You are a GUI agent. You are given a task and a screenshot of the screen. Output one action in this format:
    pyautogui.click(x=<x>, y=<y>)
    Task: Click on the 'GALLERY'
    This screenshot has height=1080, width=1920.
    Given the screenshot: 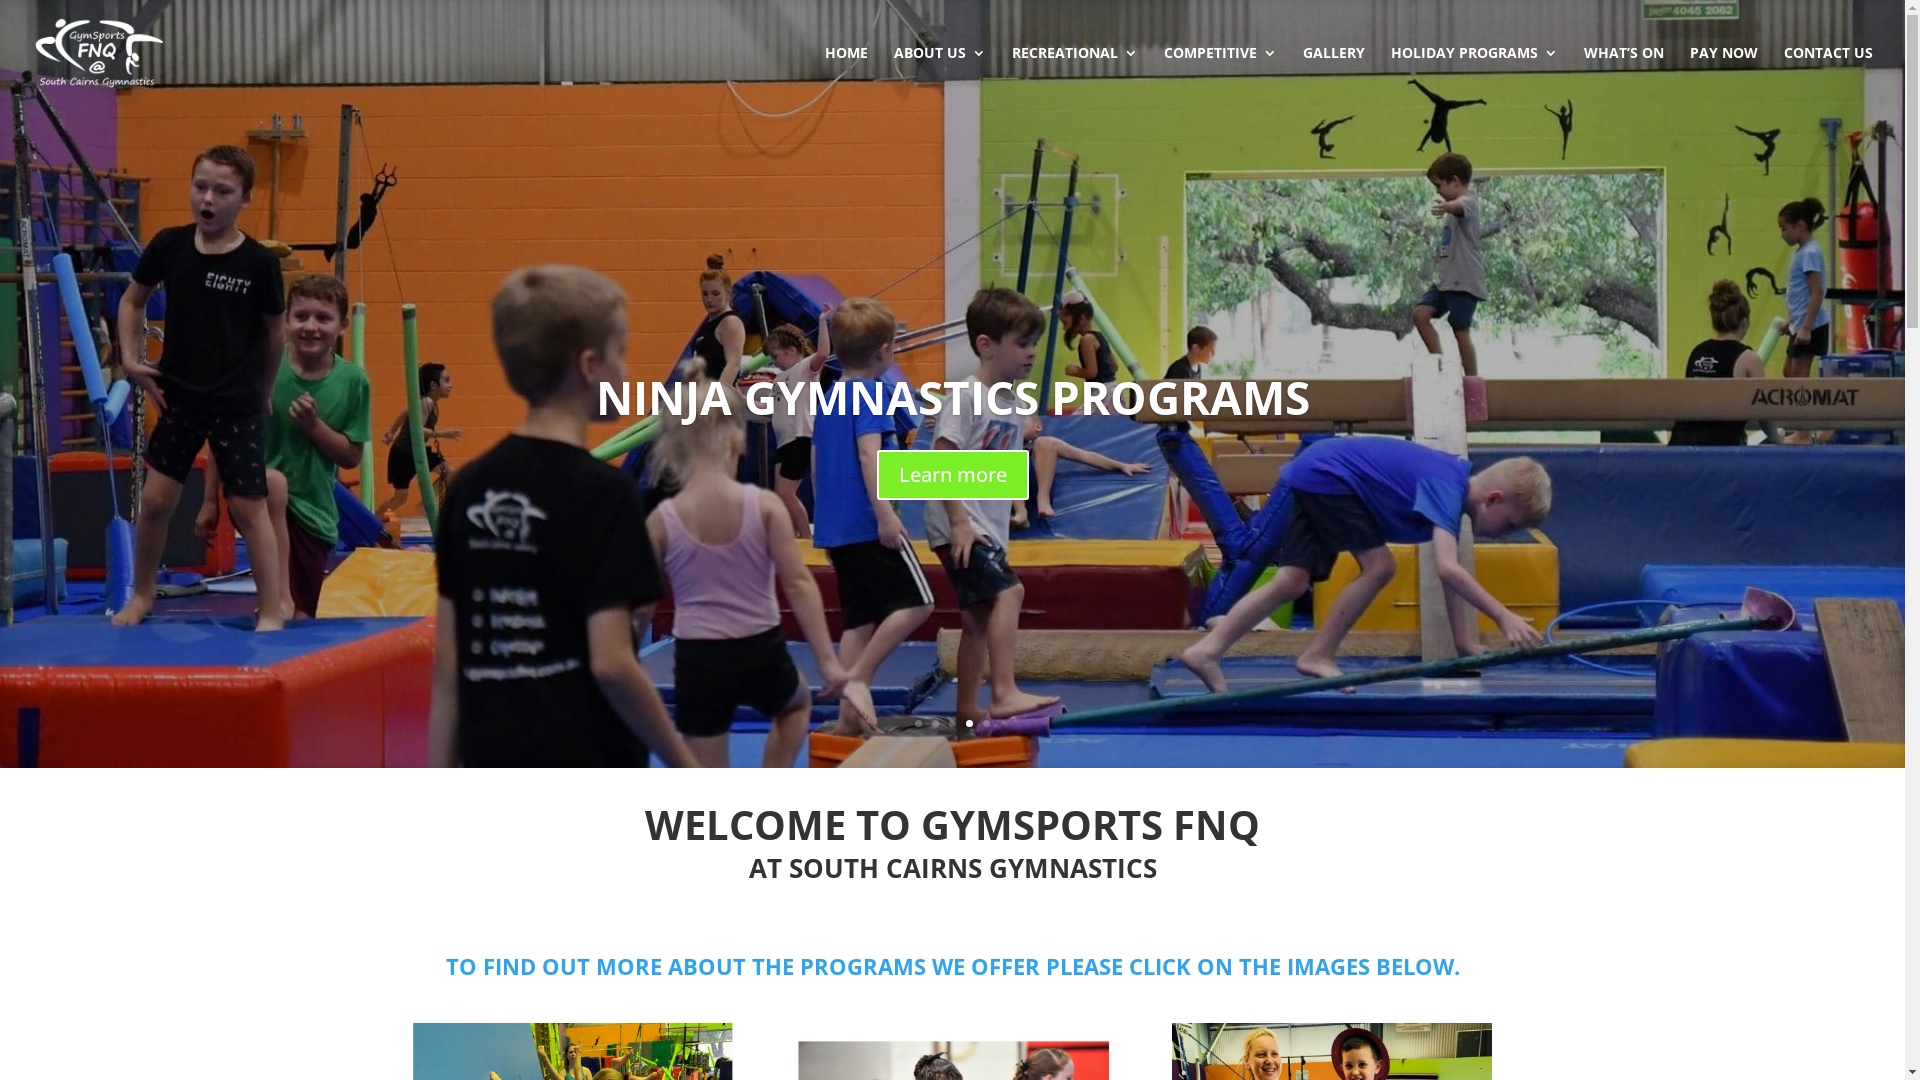 What is the action you would take?
    pyautogui.click(x=1334, y=75)
    